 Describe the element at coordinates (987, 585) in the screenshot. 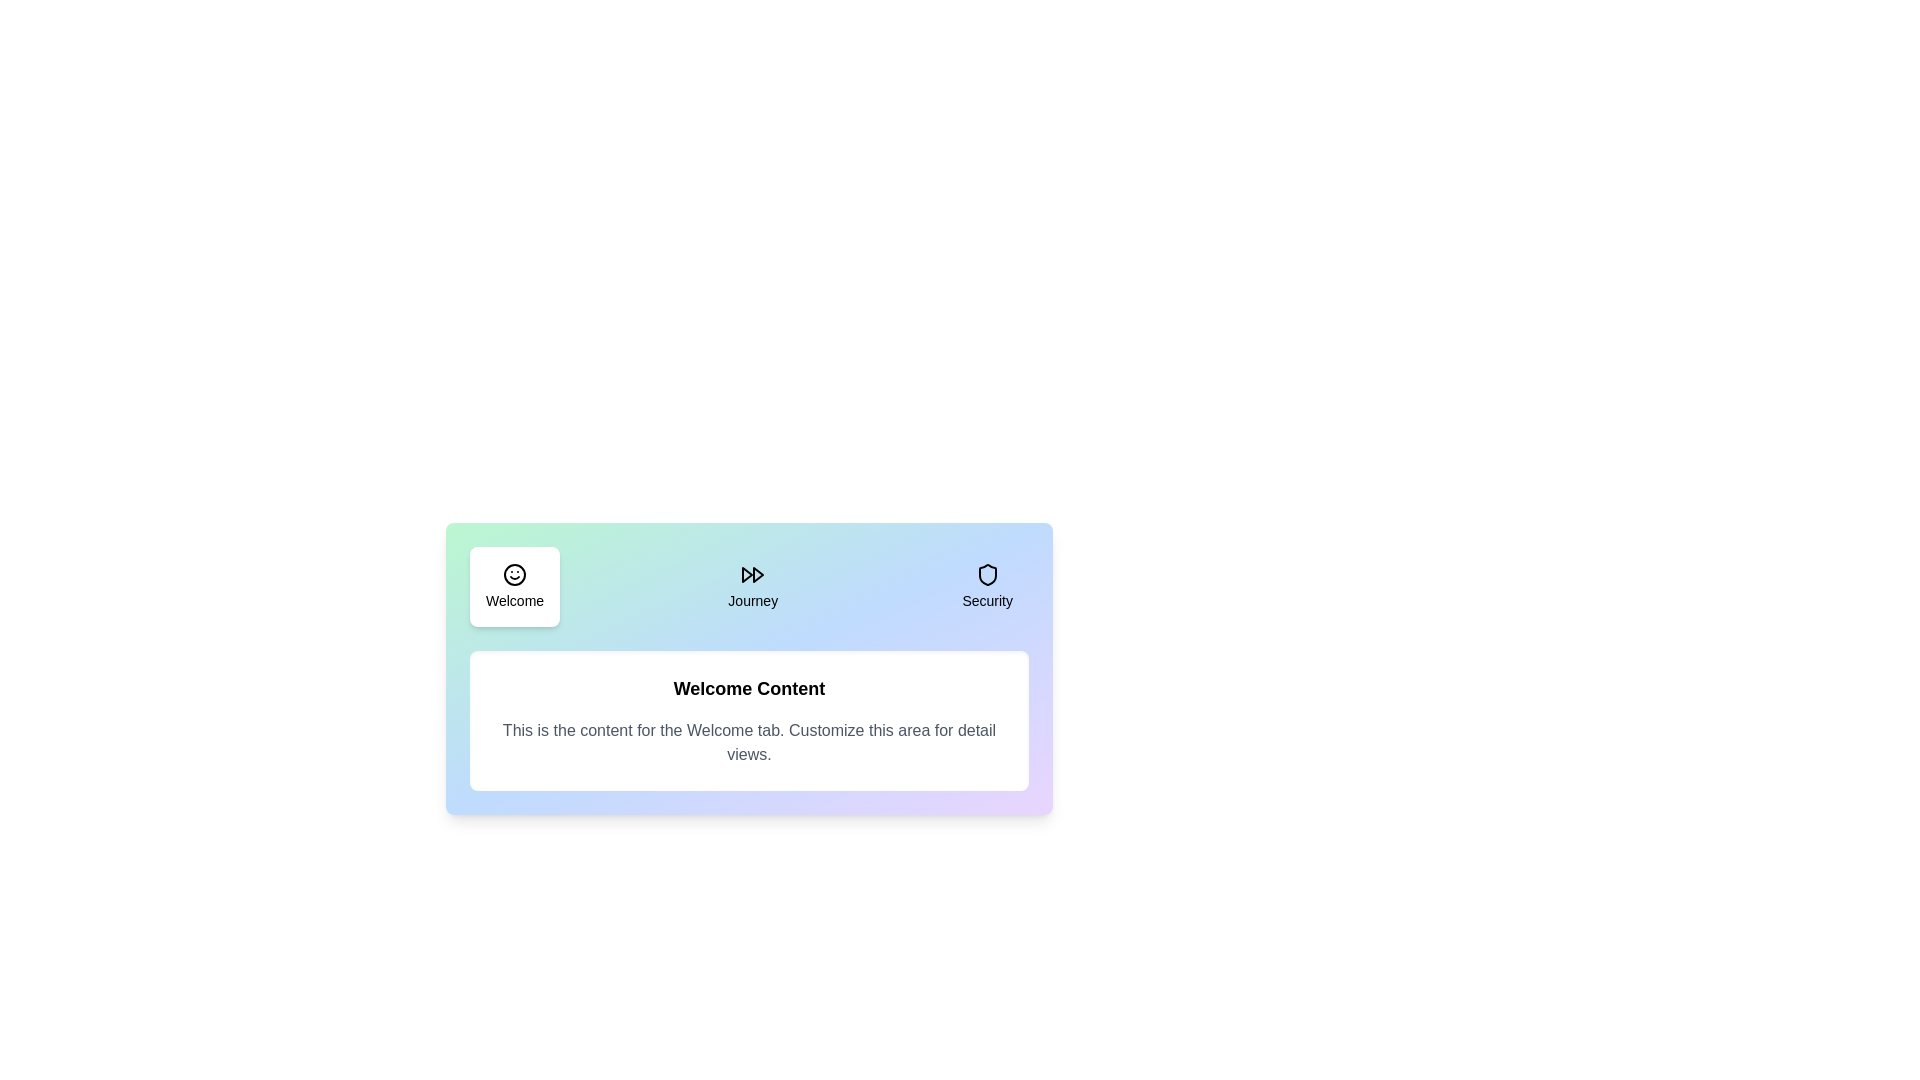

I see `the Security tab` at that location.